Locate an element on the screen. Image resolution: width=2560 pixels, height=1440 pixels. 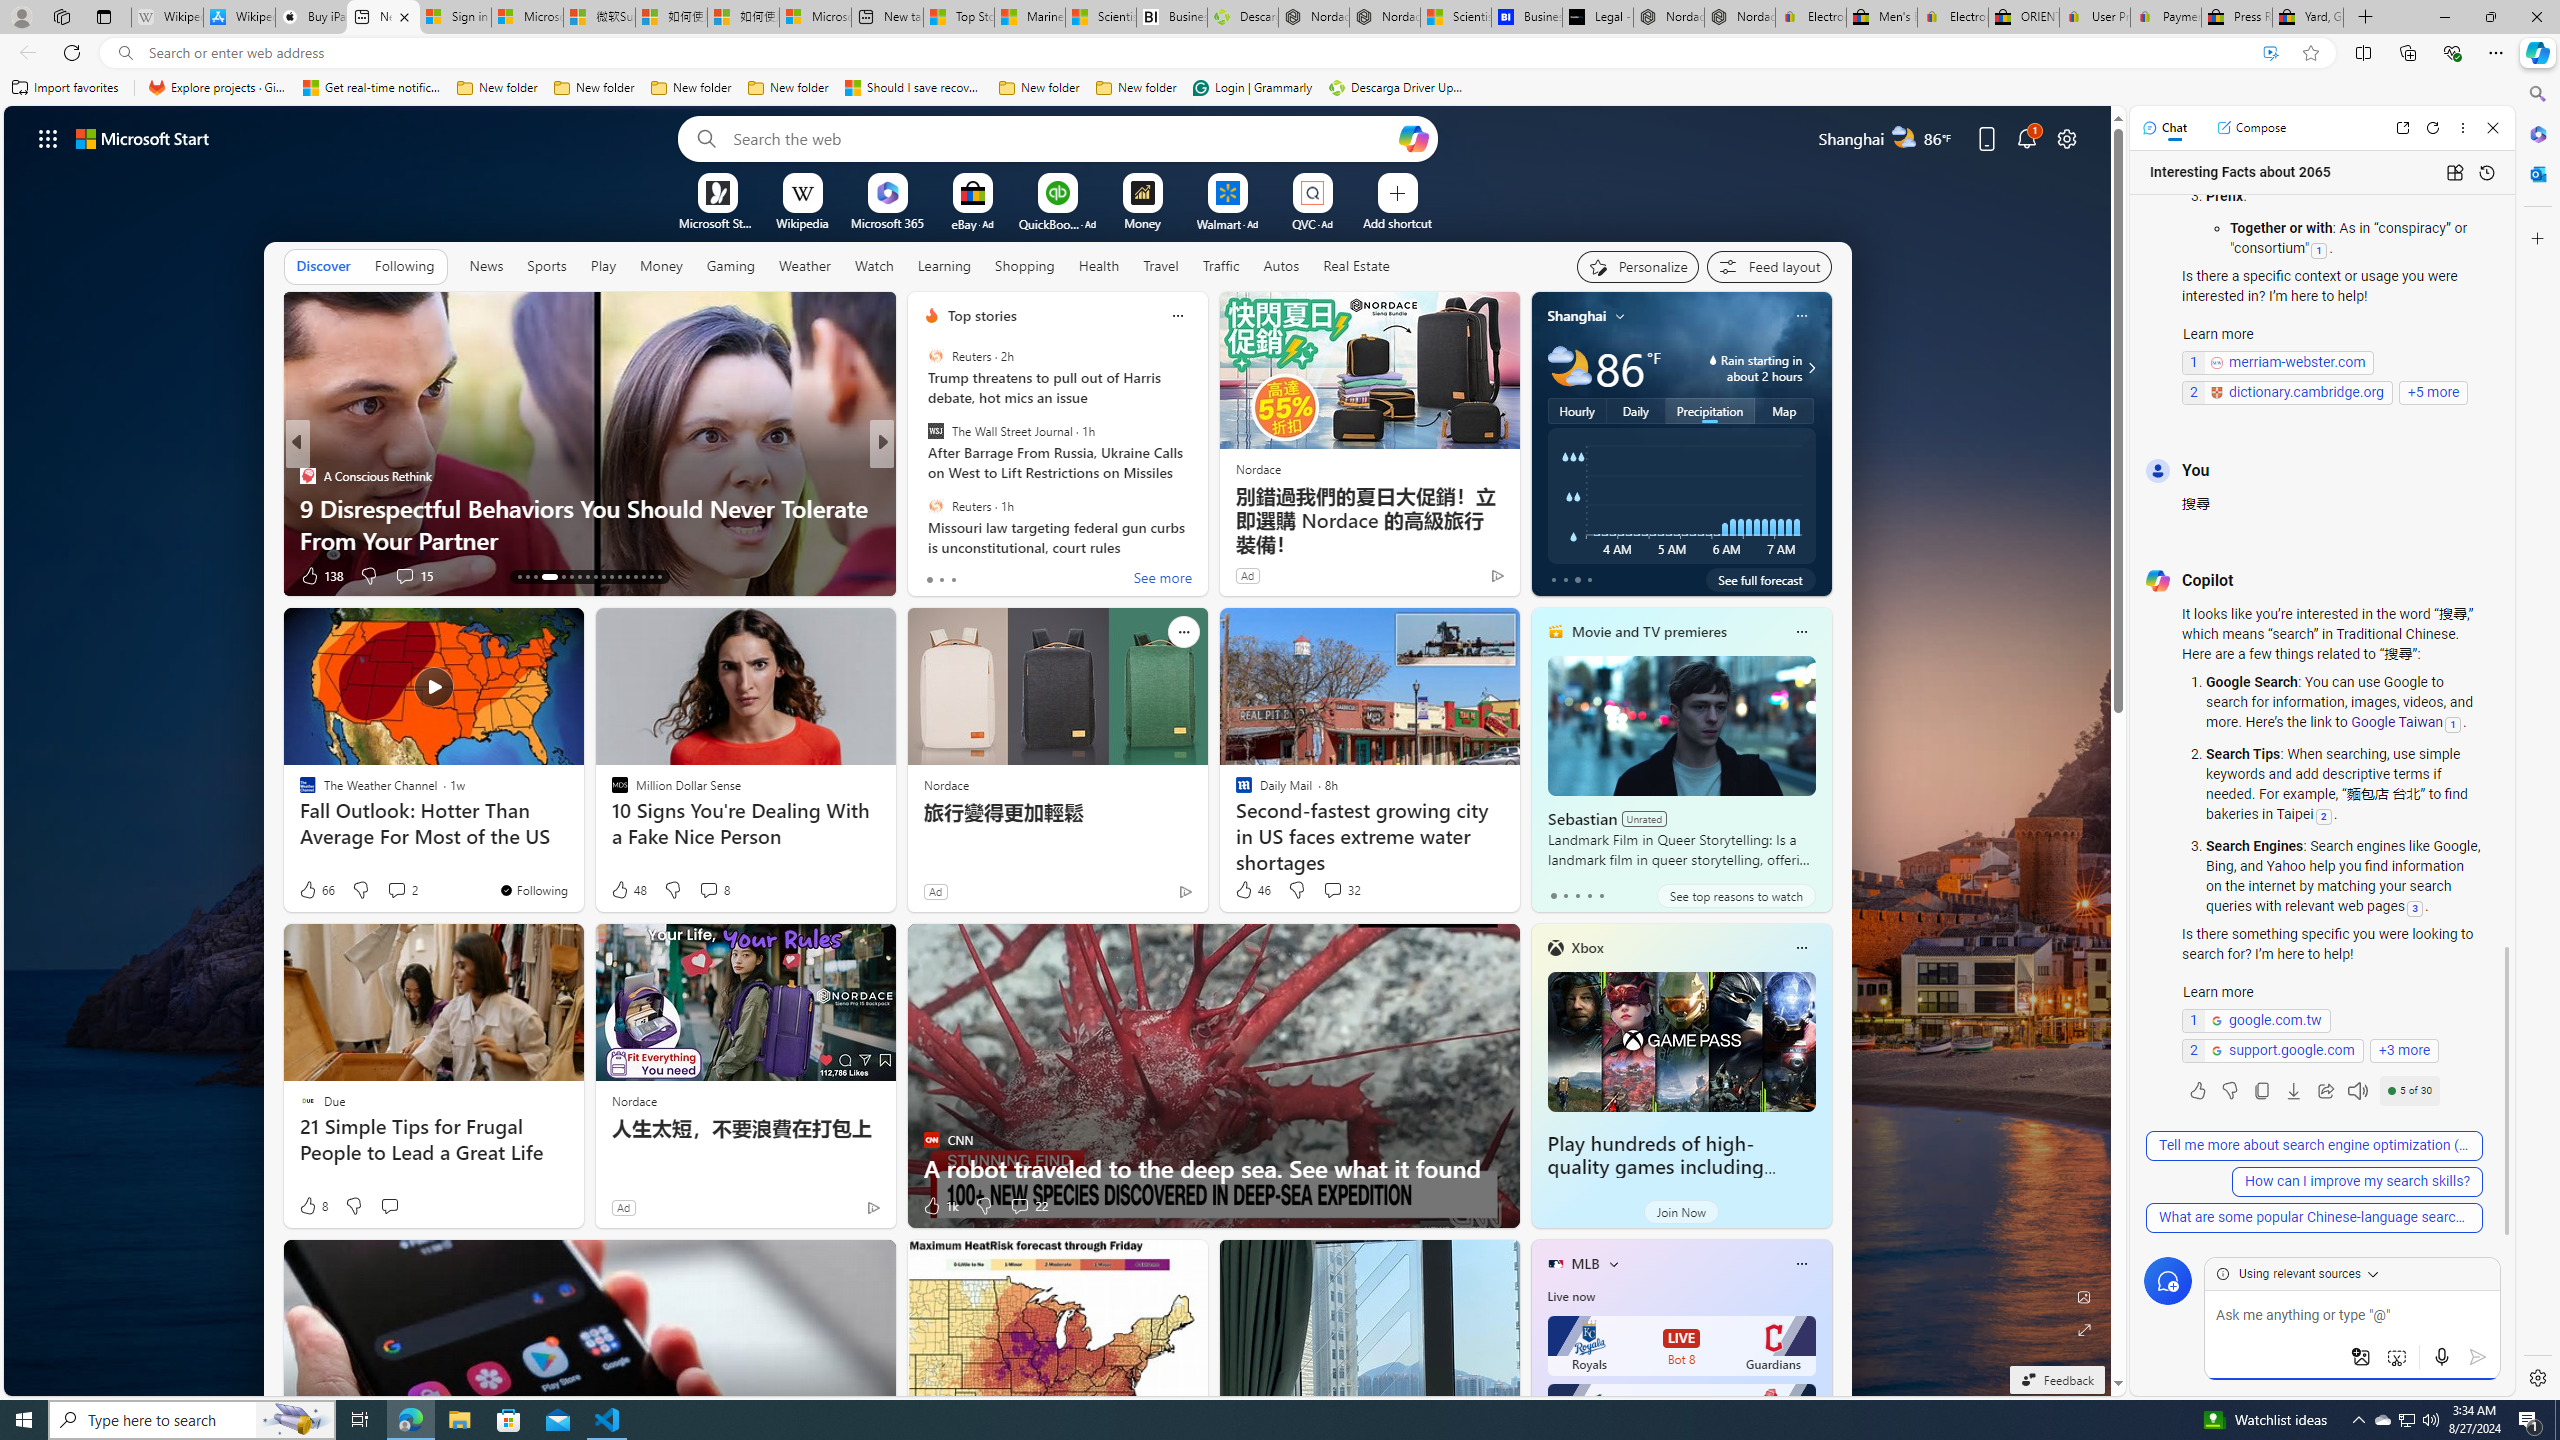
'AutomationID: tab-20' is located at coordinates (587, 577).